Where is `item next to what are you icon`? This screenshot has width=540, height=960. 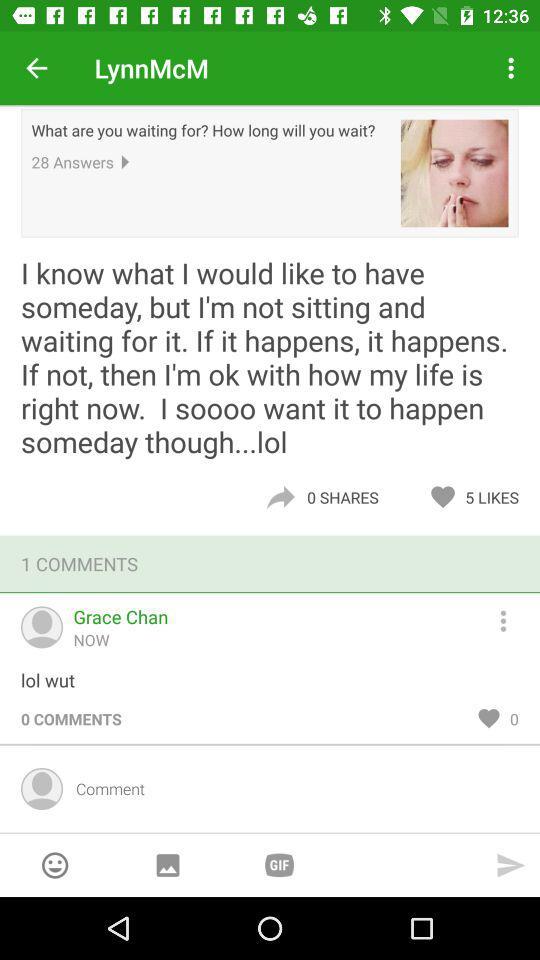 item next to what are you icon is located at coordinates (454, 172).